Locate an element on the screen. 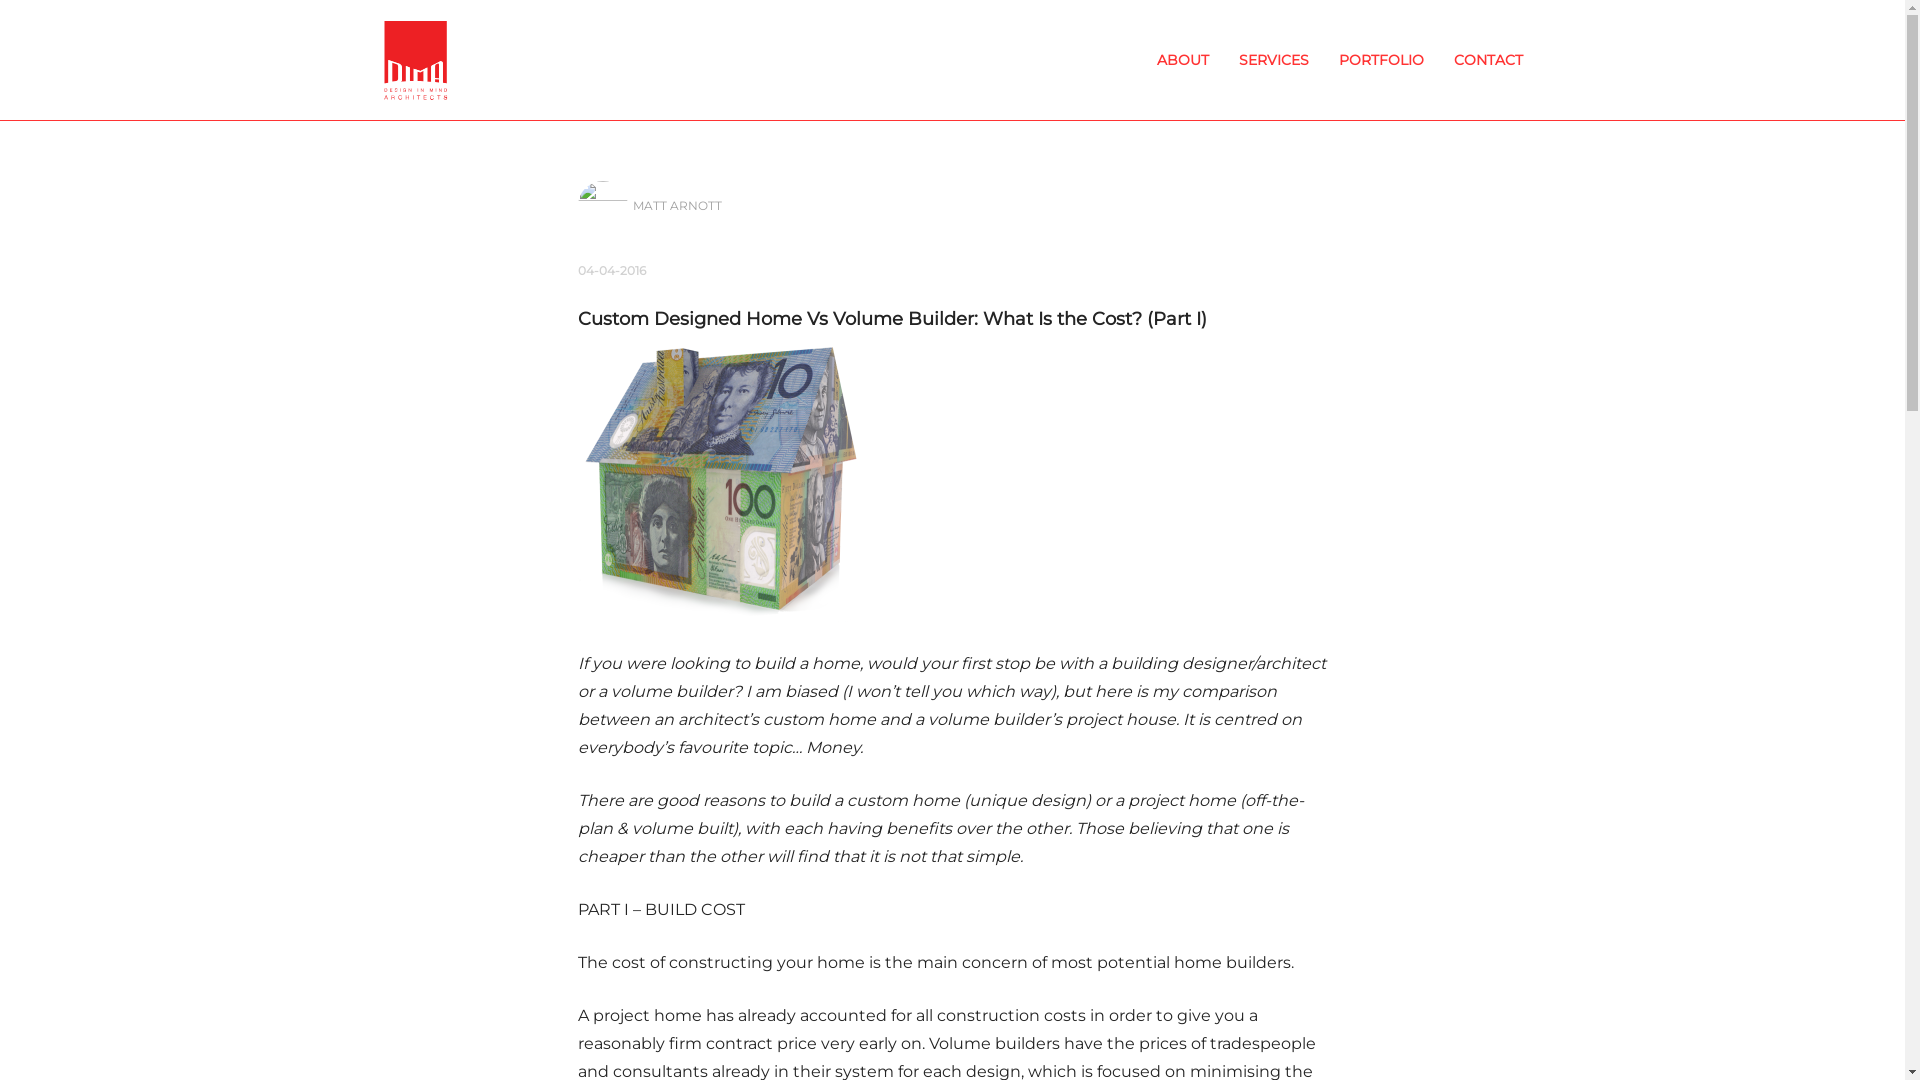 The image size is (1920, 1080). 'ABOUT' is located at coordinates (1182, 59).